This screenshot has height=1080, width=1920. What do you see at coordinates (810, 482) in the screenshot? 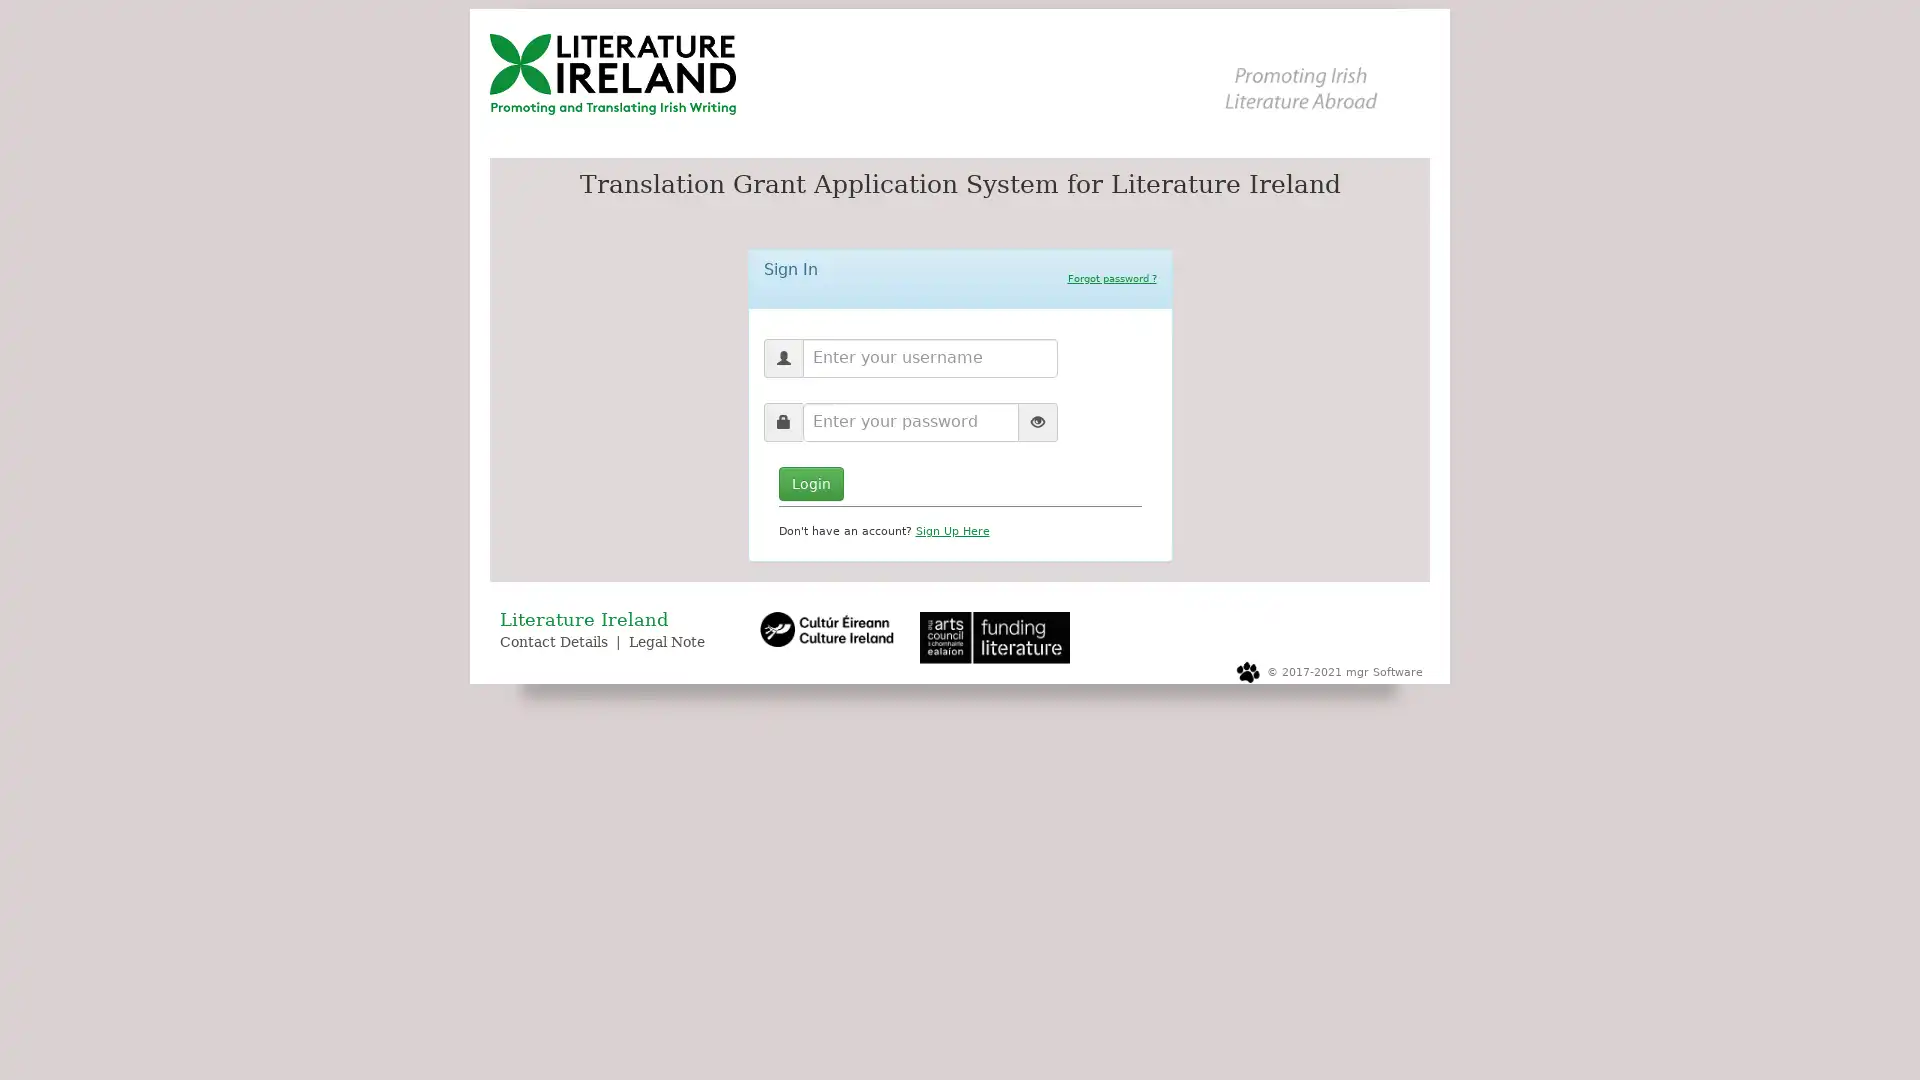
I see `Login` at bounding box center [810, 482].